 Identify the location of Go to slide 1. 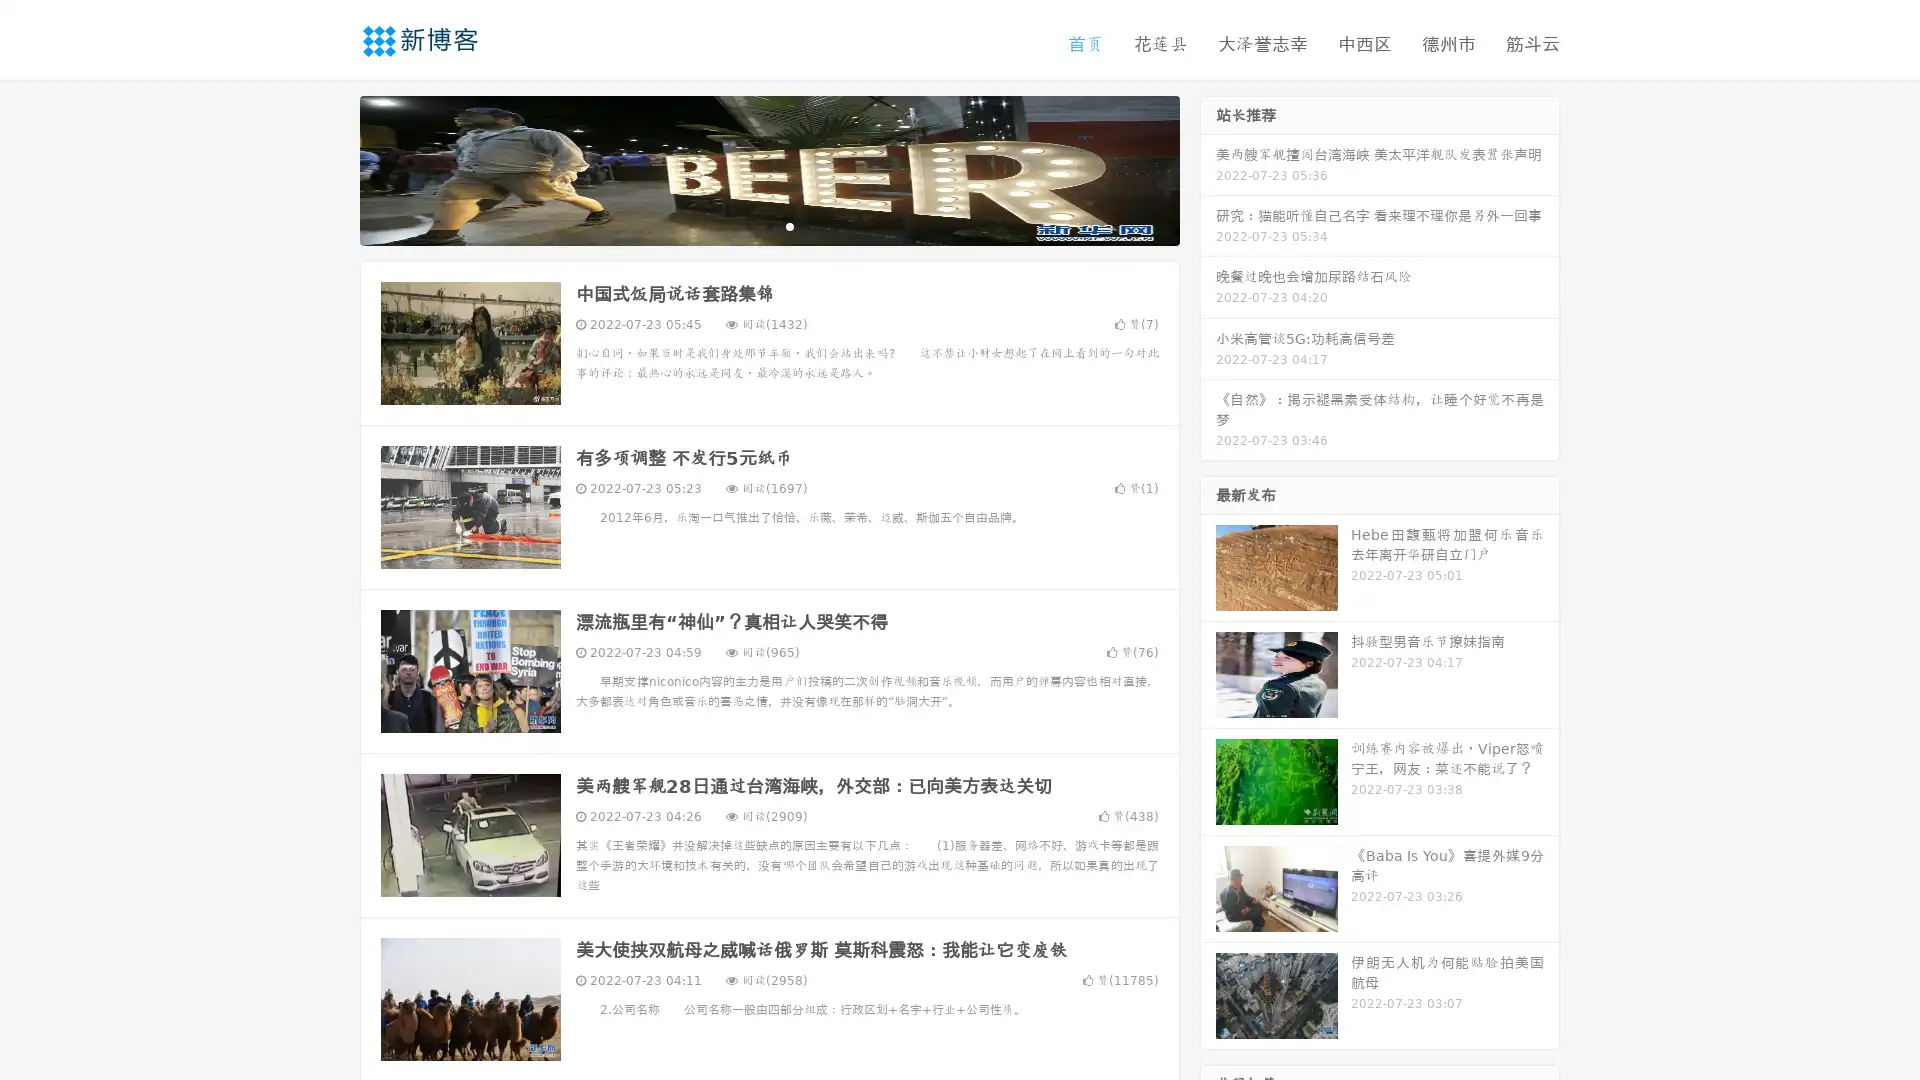
(748, 225).